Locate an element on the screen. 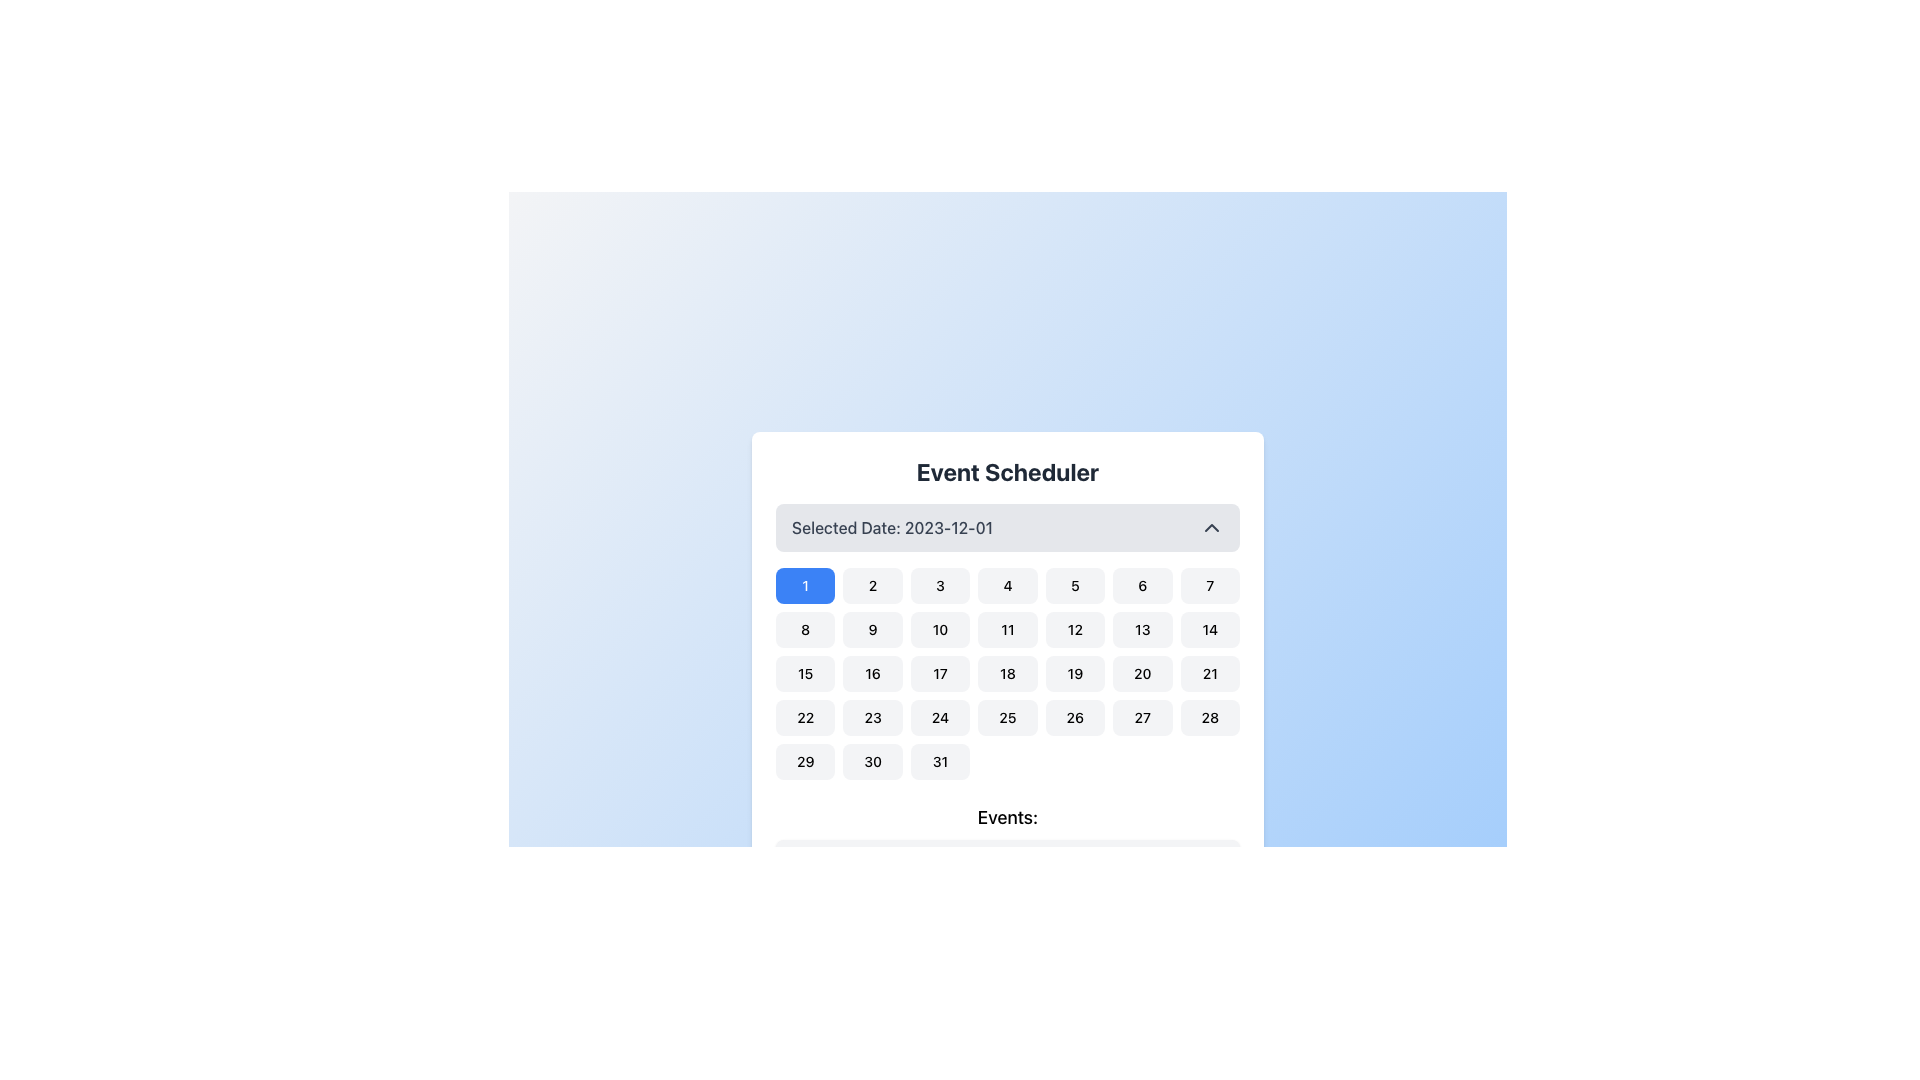  the small button with a light gray background and rounded corners that contains the text '2', located in the top row of the calendar grid is located at coordinates (873, 585).